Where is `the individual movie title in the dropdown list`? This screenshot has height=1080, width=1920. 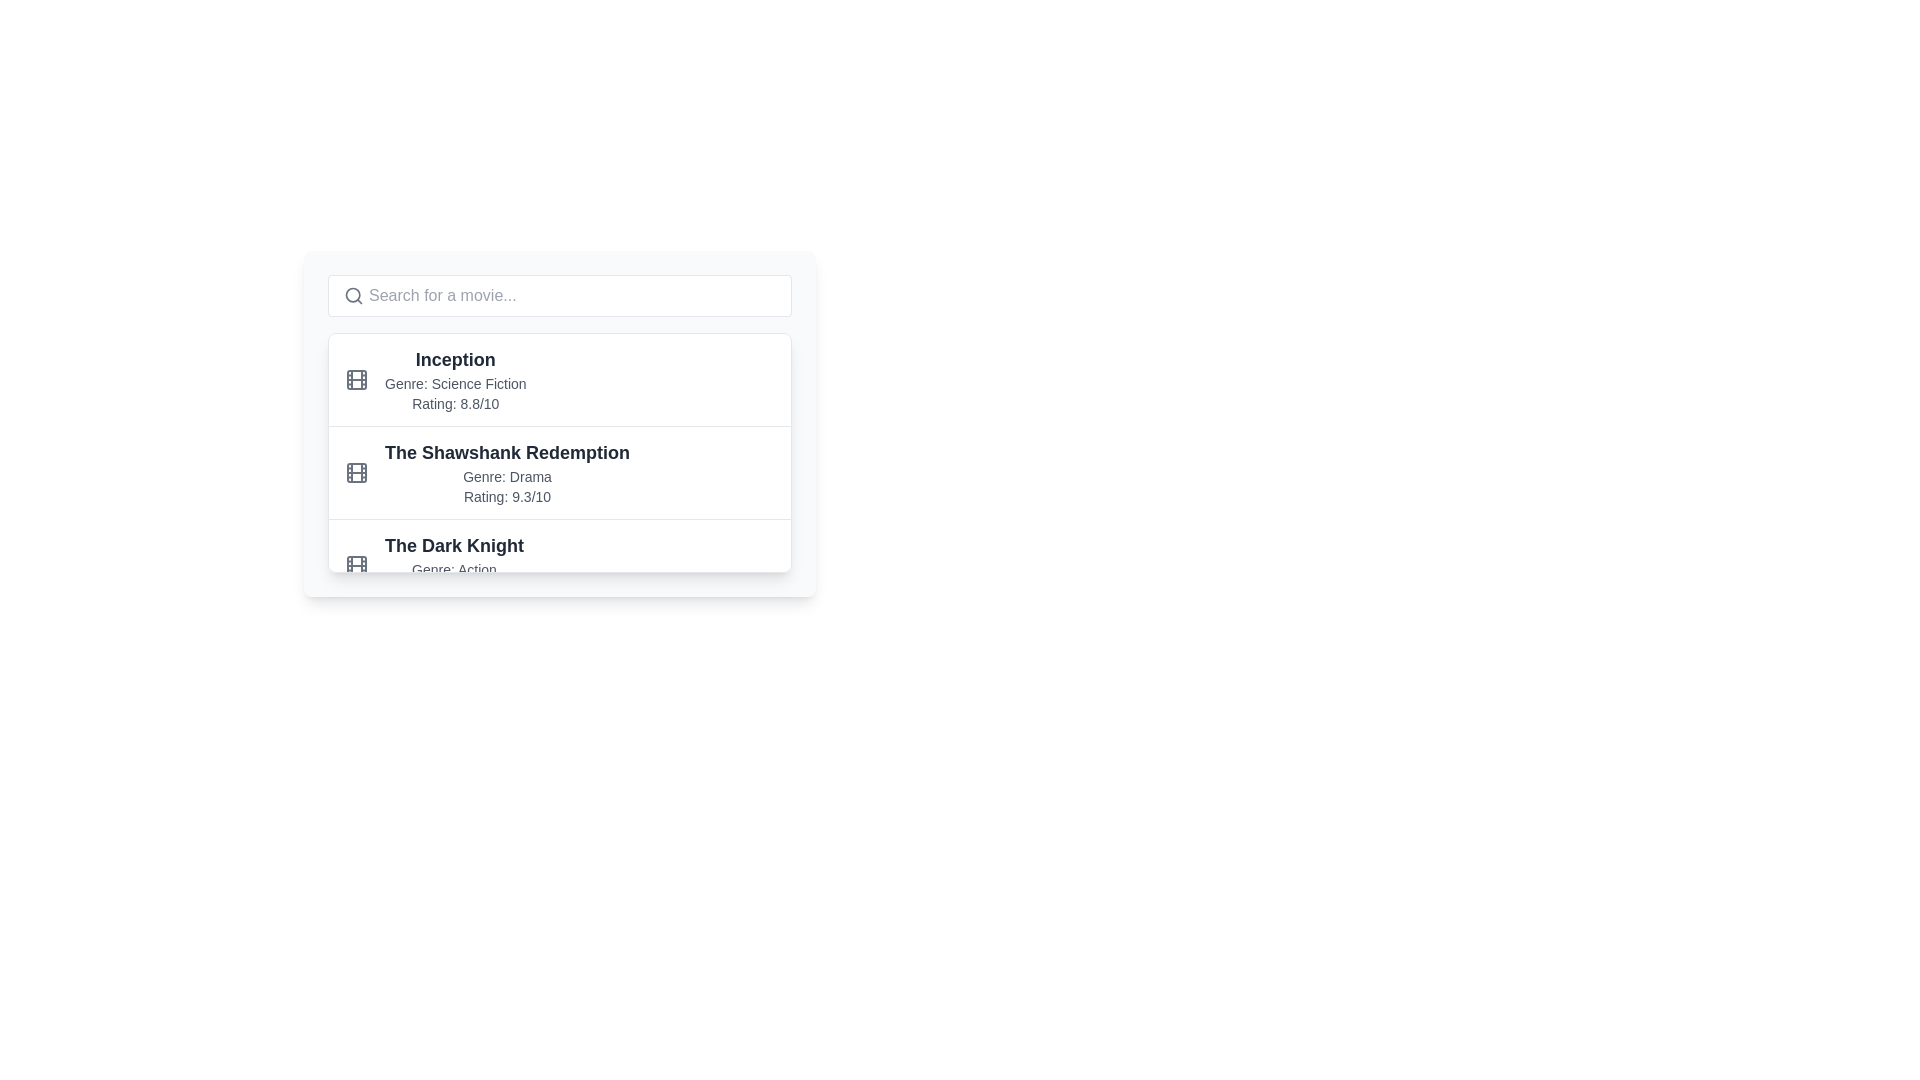
the individual movie title in the dropdown list is located at coordinates (560, 452).